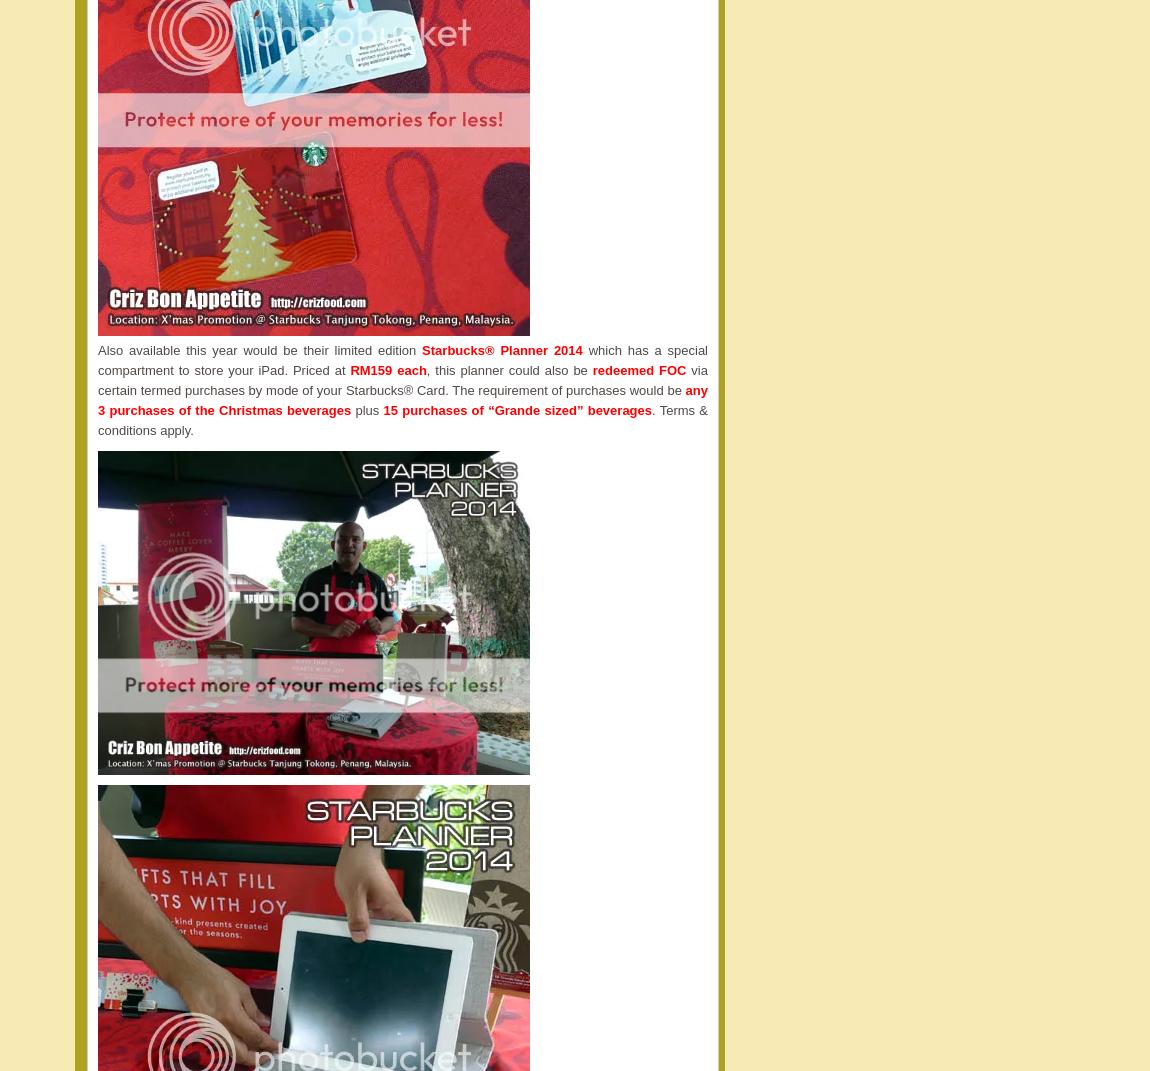  Describe the element at coordinates (402, 359) in the screenshot. I see `'which has a special compartment to store your iPad. Priced at'` at that location.